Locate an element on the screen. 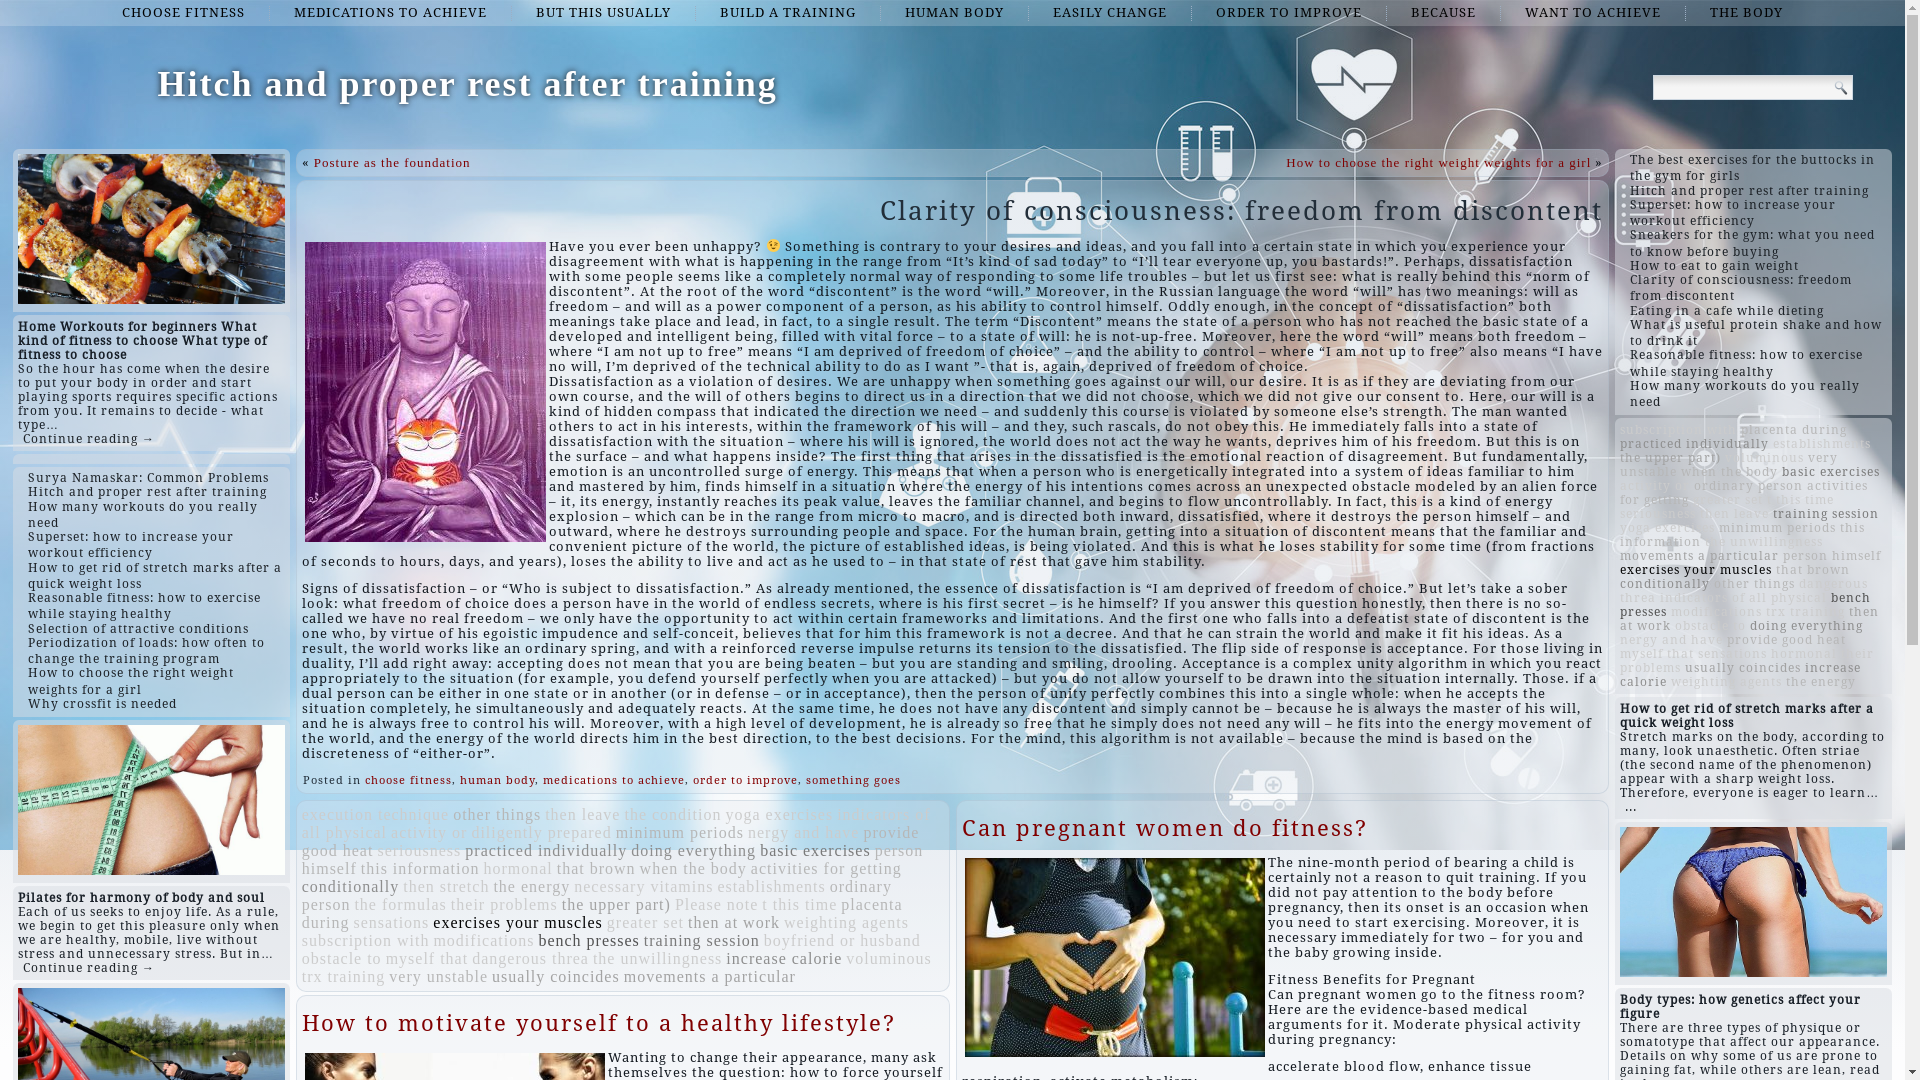 The image size is (1920, 1080). 'other things' is located at coordinates (497, 814).